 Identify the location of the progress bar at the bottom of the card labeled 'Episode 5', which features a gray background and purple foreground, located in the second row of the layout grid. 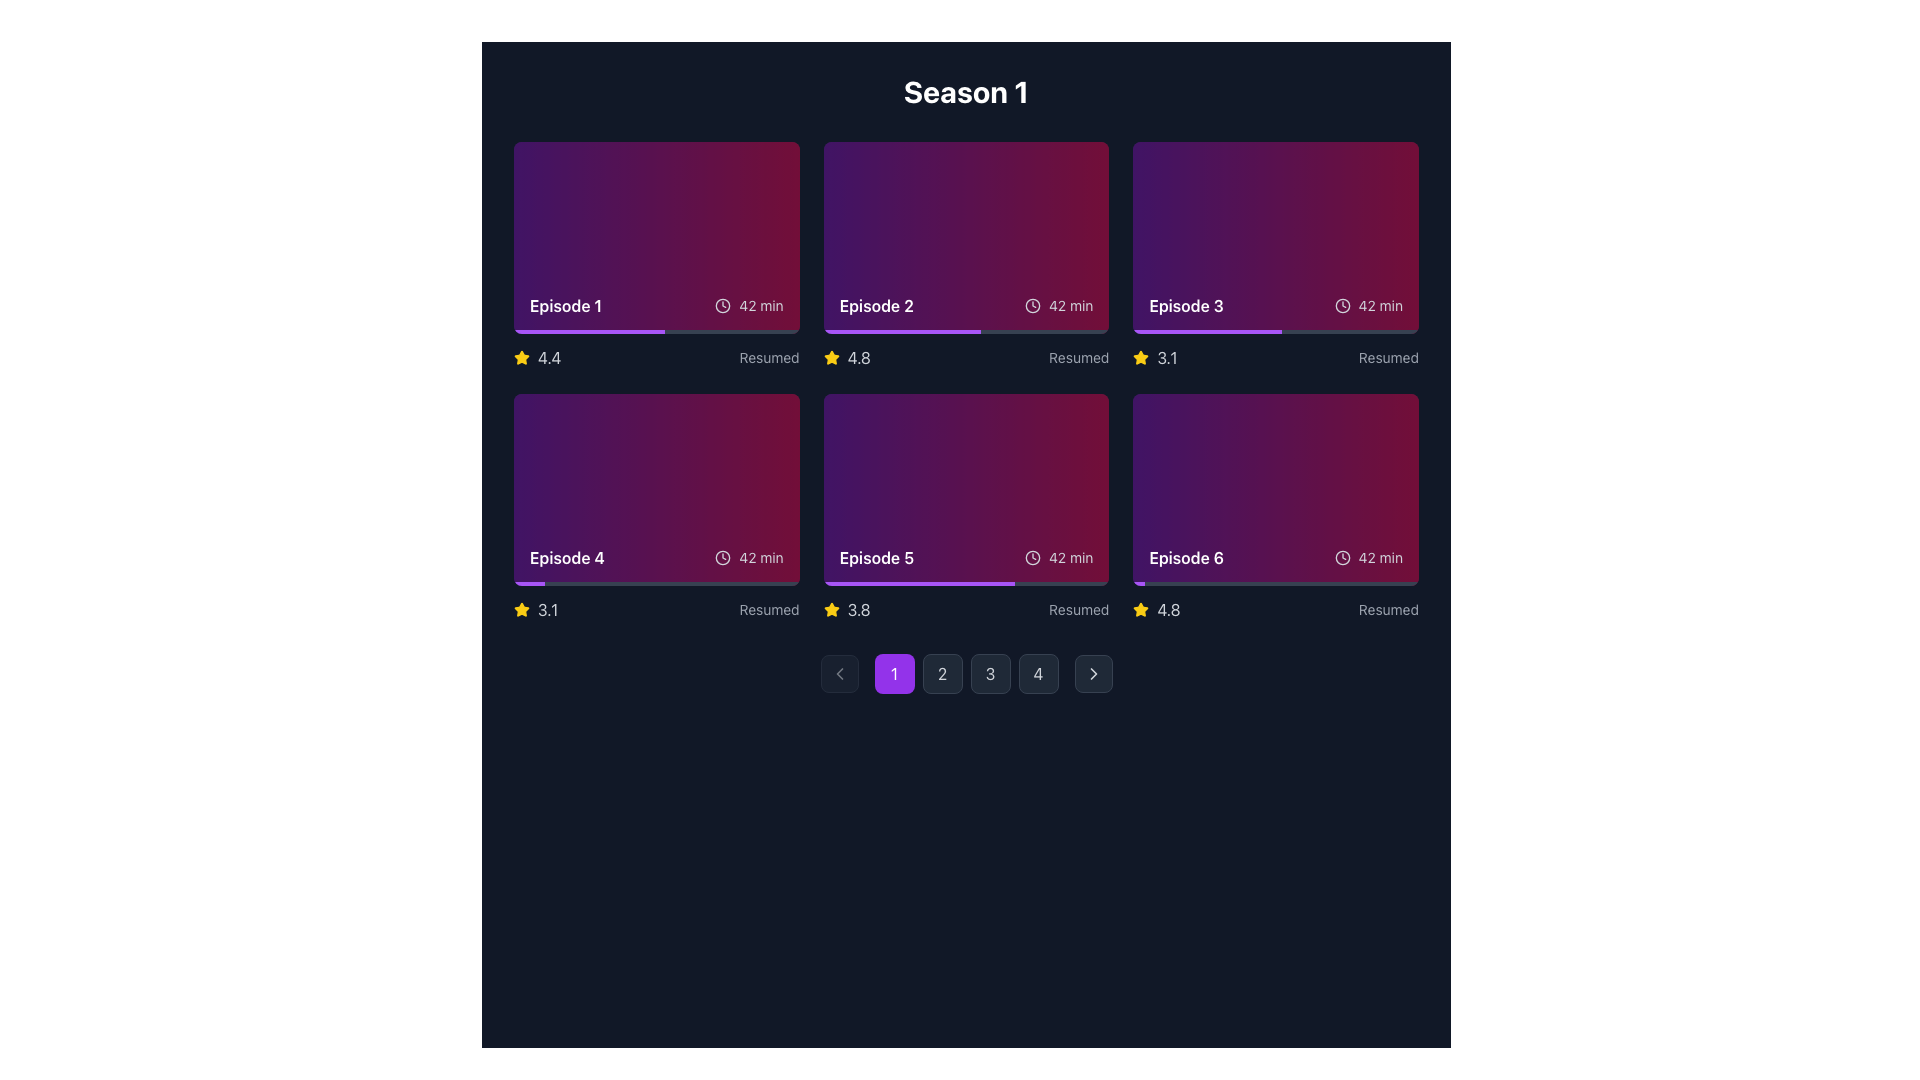
(966, 583).